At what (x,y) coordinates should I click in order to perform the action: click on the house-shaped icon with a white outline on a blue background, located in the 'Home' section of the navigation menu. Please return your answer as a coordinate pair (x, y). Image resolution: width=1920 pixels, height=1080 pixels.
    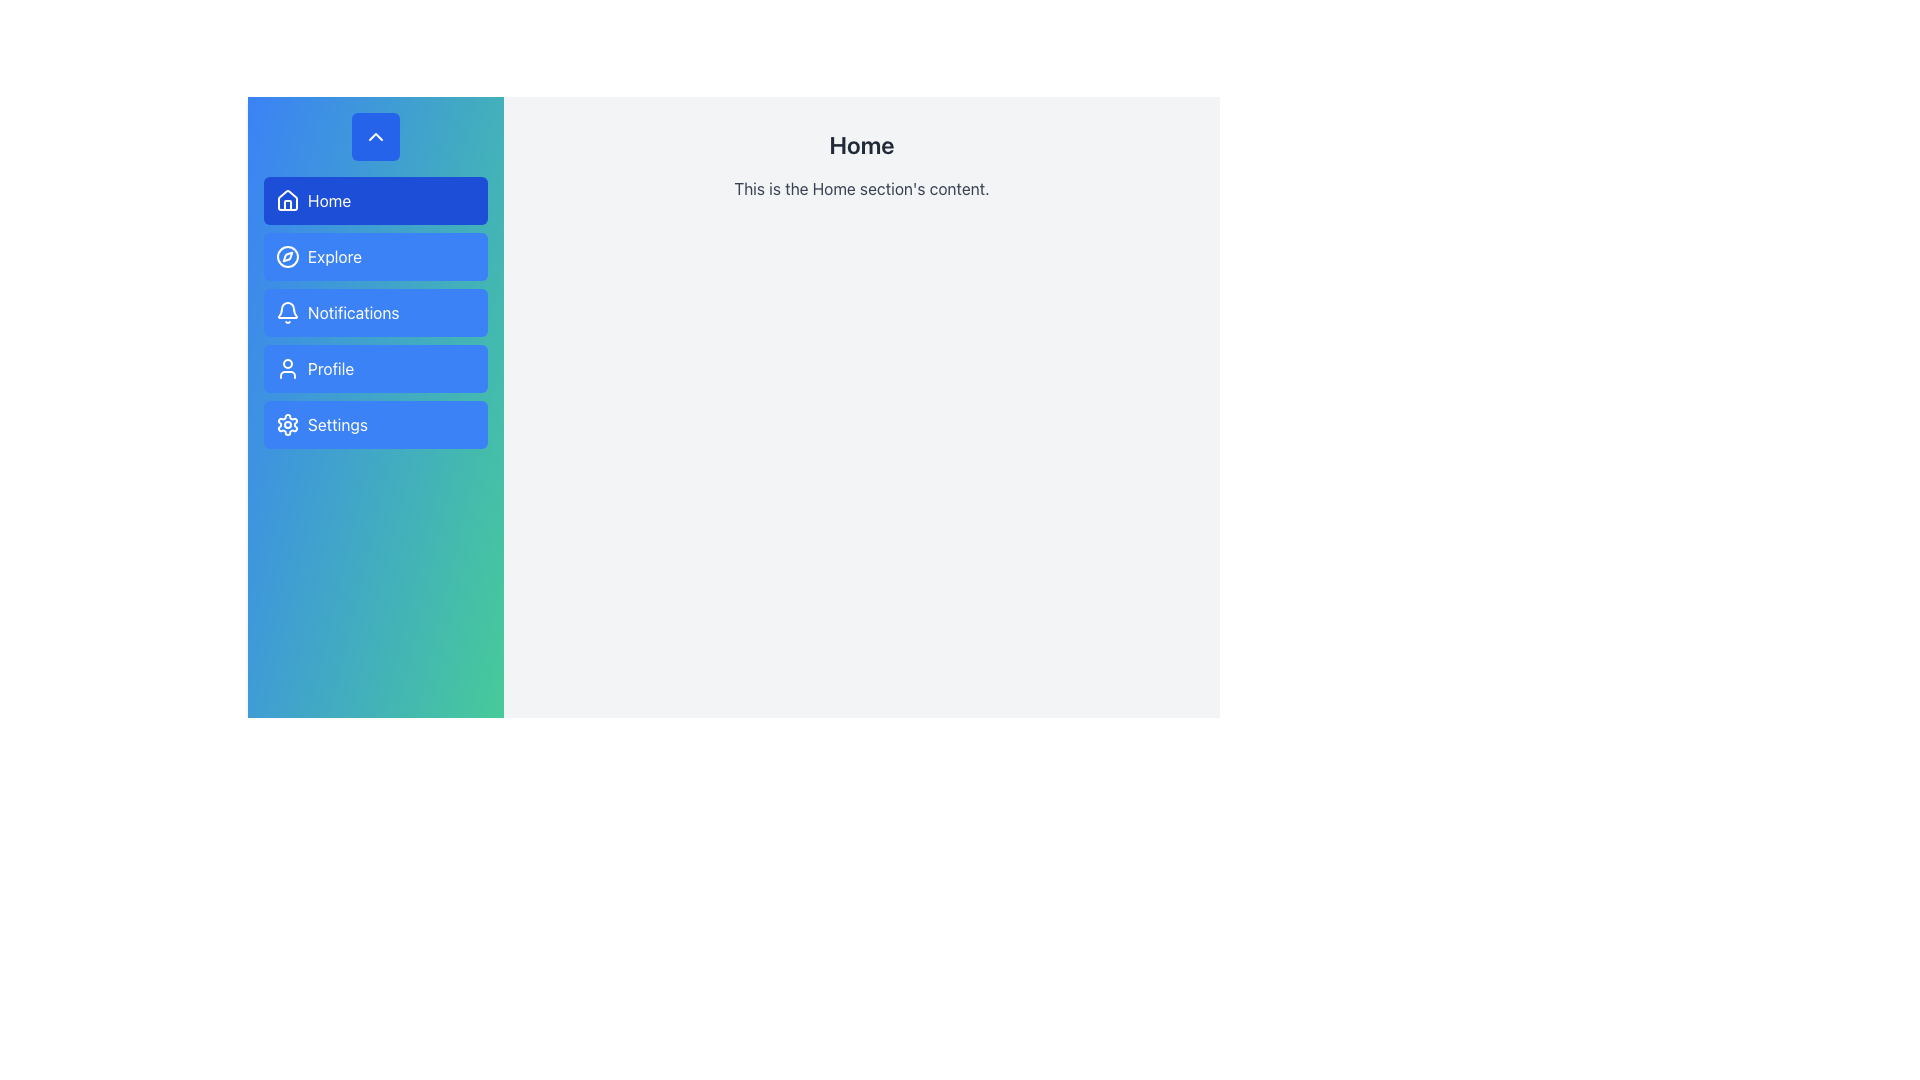
    Looking at the image, I should click on (287, 200).